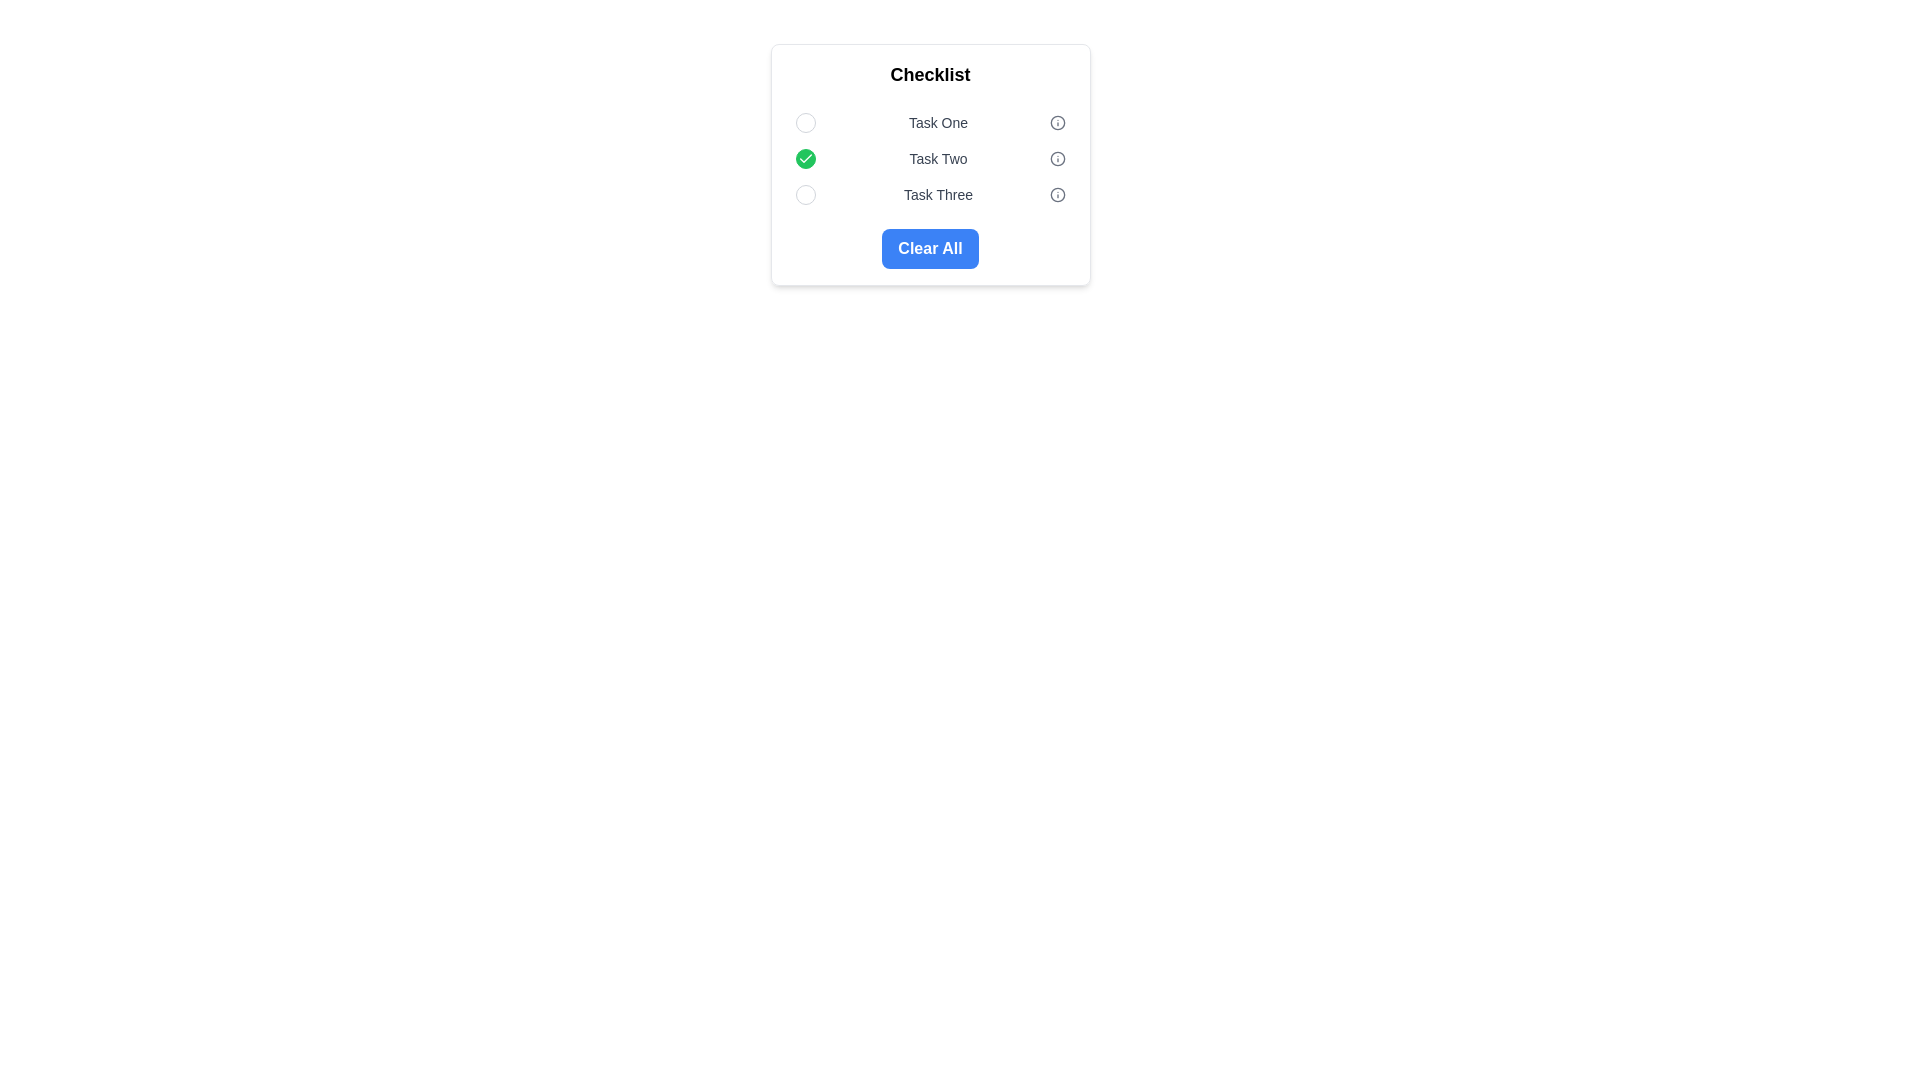 This screenshot has height=1080, width=1920. I want to click on the text label representing the name of the third task in the checklist application, which is located below 'Task Two' and above the 'Clear All' button, so click(937, 195).